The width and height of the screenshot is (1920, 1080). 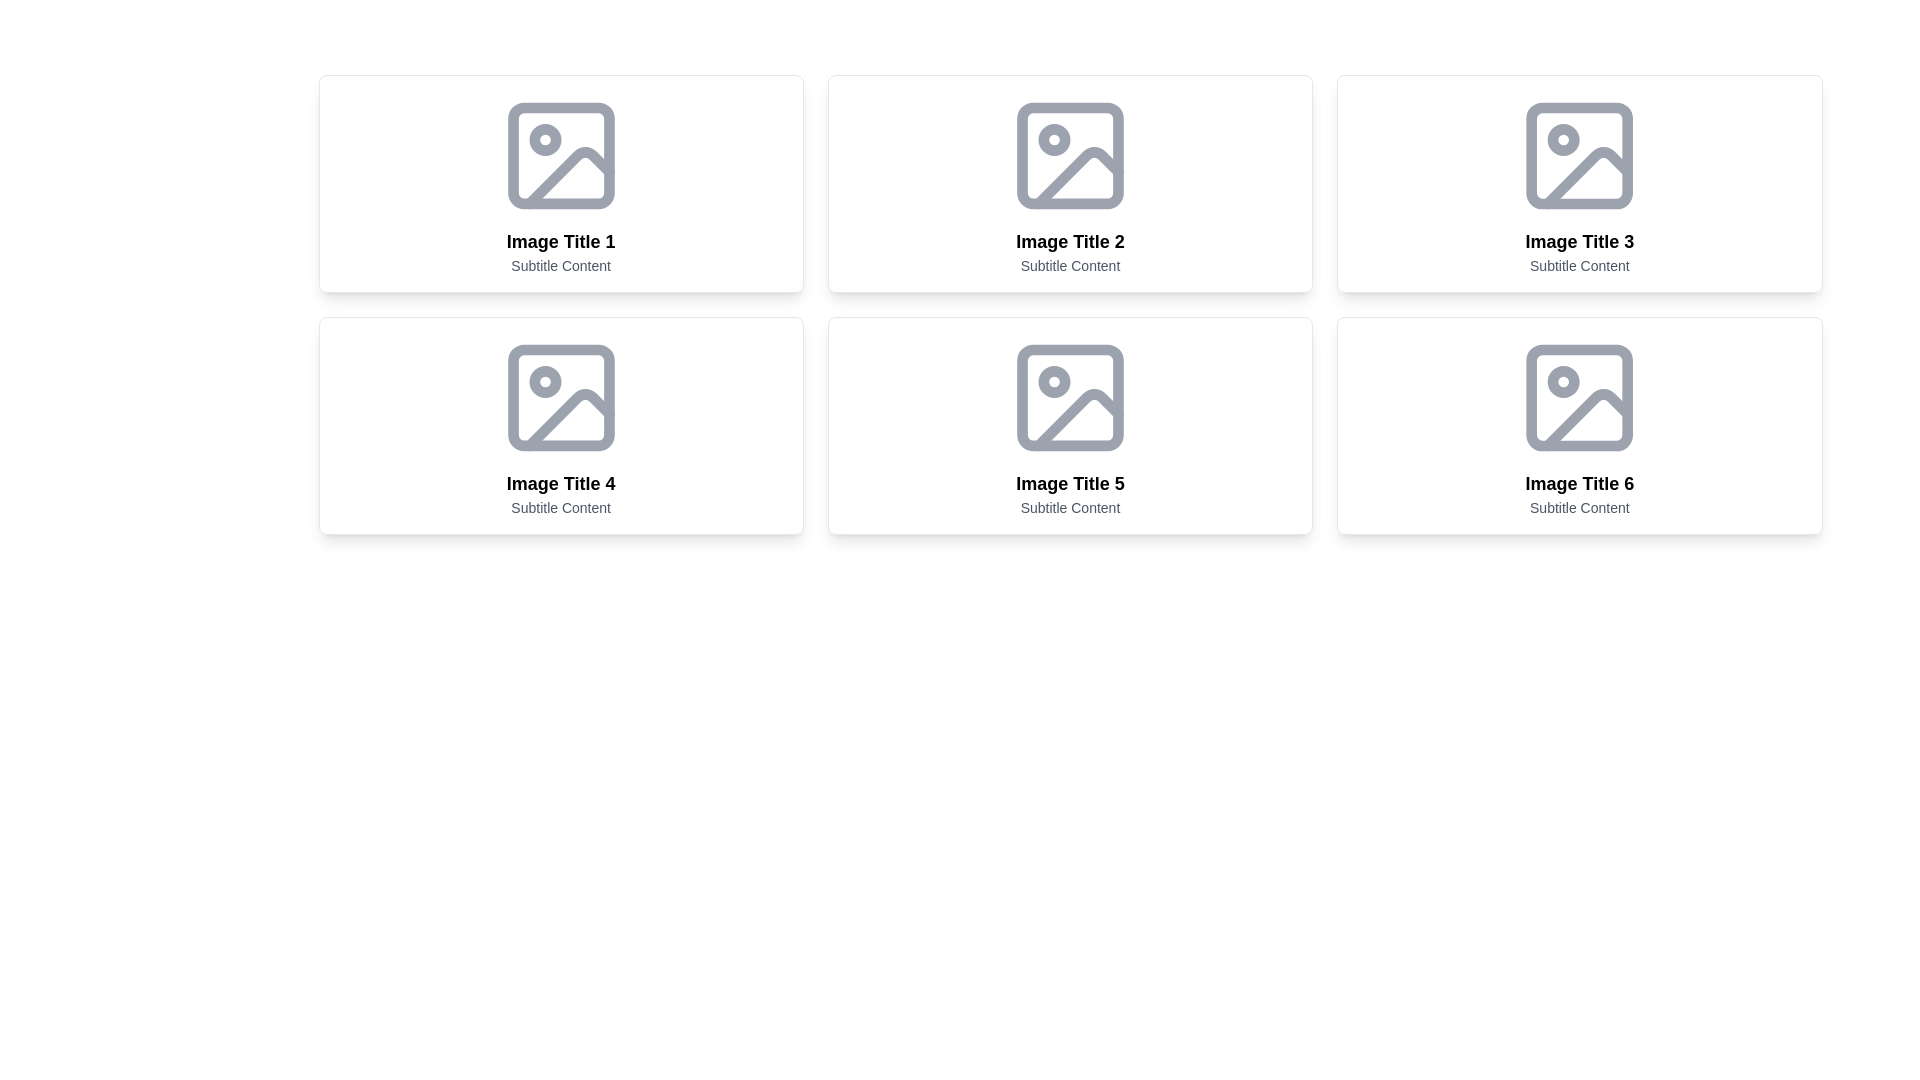 What do you see at coordinates (1069, 154) in the screenshot?
I see `the icon component in the second image tile on the top row that indicates an image-related action or placeholder` at bounding box center [1069, 154].